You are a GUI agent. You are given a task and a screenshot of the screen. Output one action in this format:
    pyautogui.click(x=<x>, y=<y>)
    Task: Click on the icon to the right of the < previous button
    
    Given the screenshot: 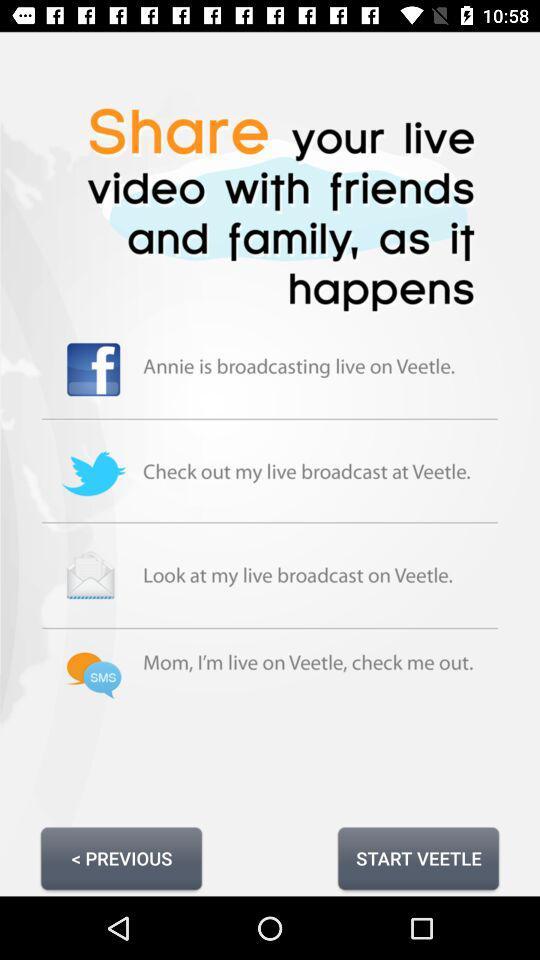 What is the action you would take?
    pyautogui.click(x=417, y=857)
    